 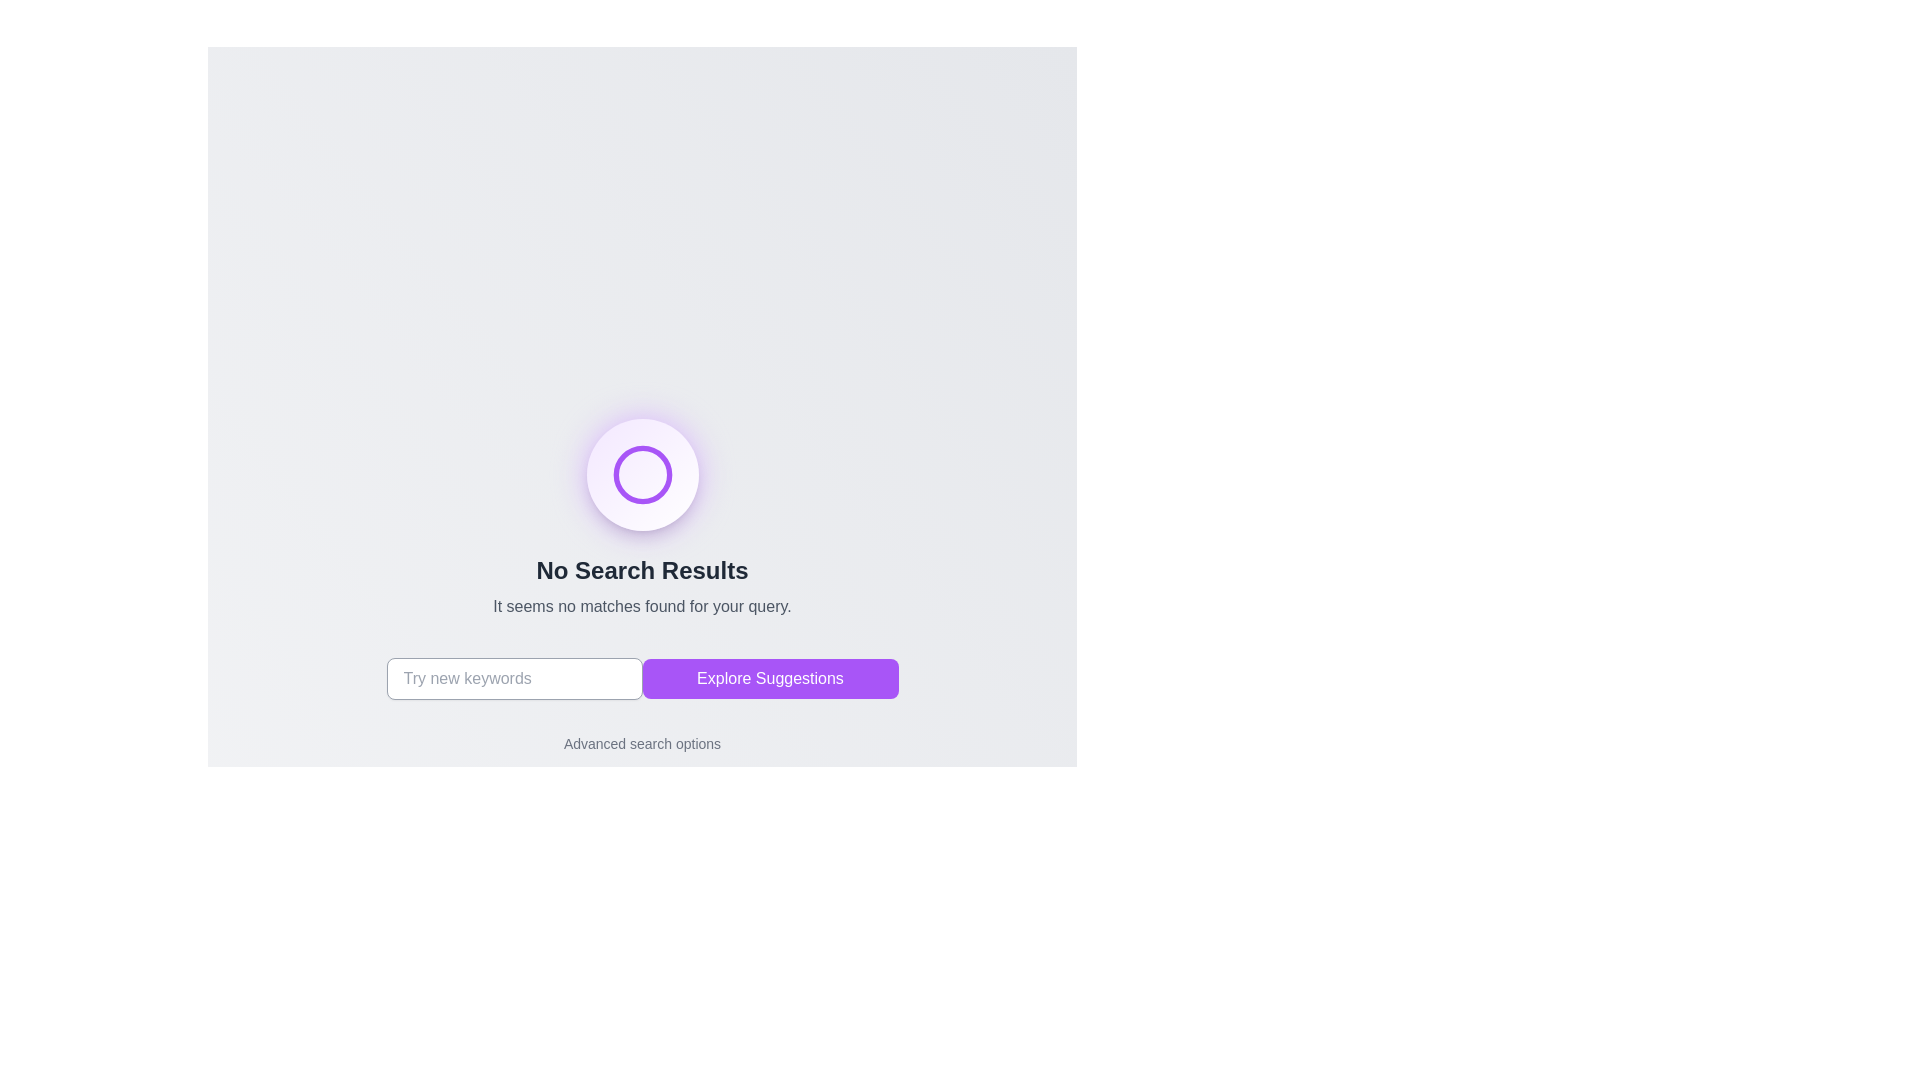 I want to click on the A text display element that indicates no results were found, located below a circular icon and above the search bar, so click(x=642, y=585).